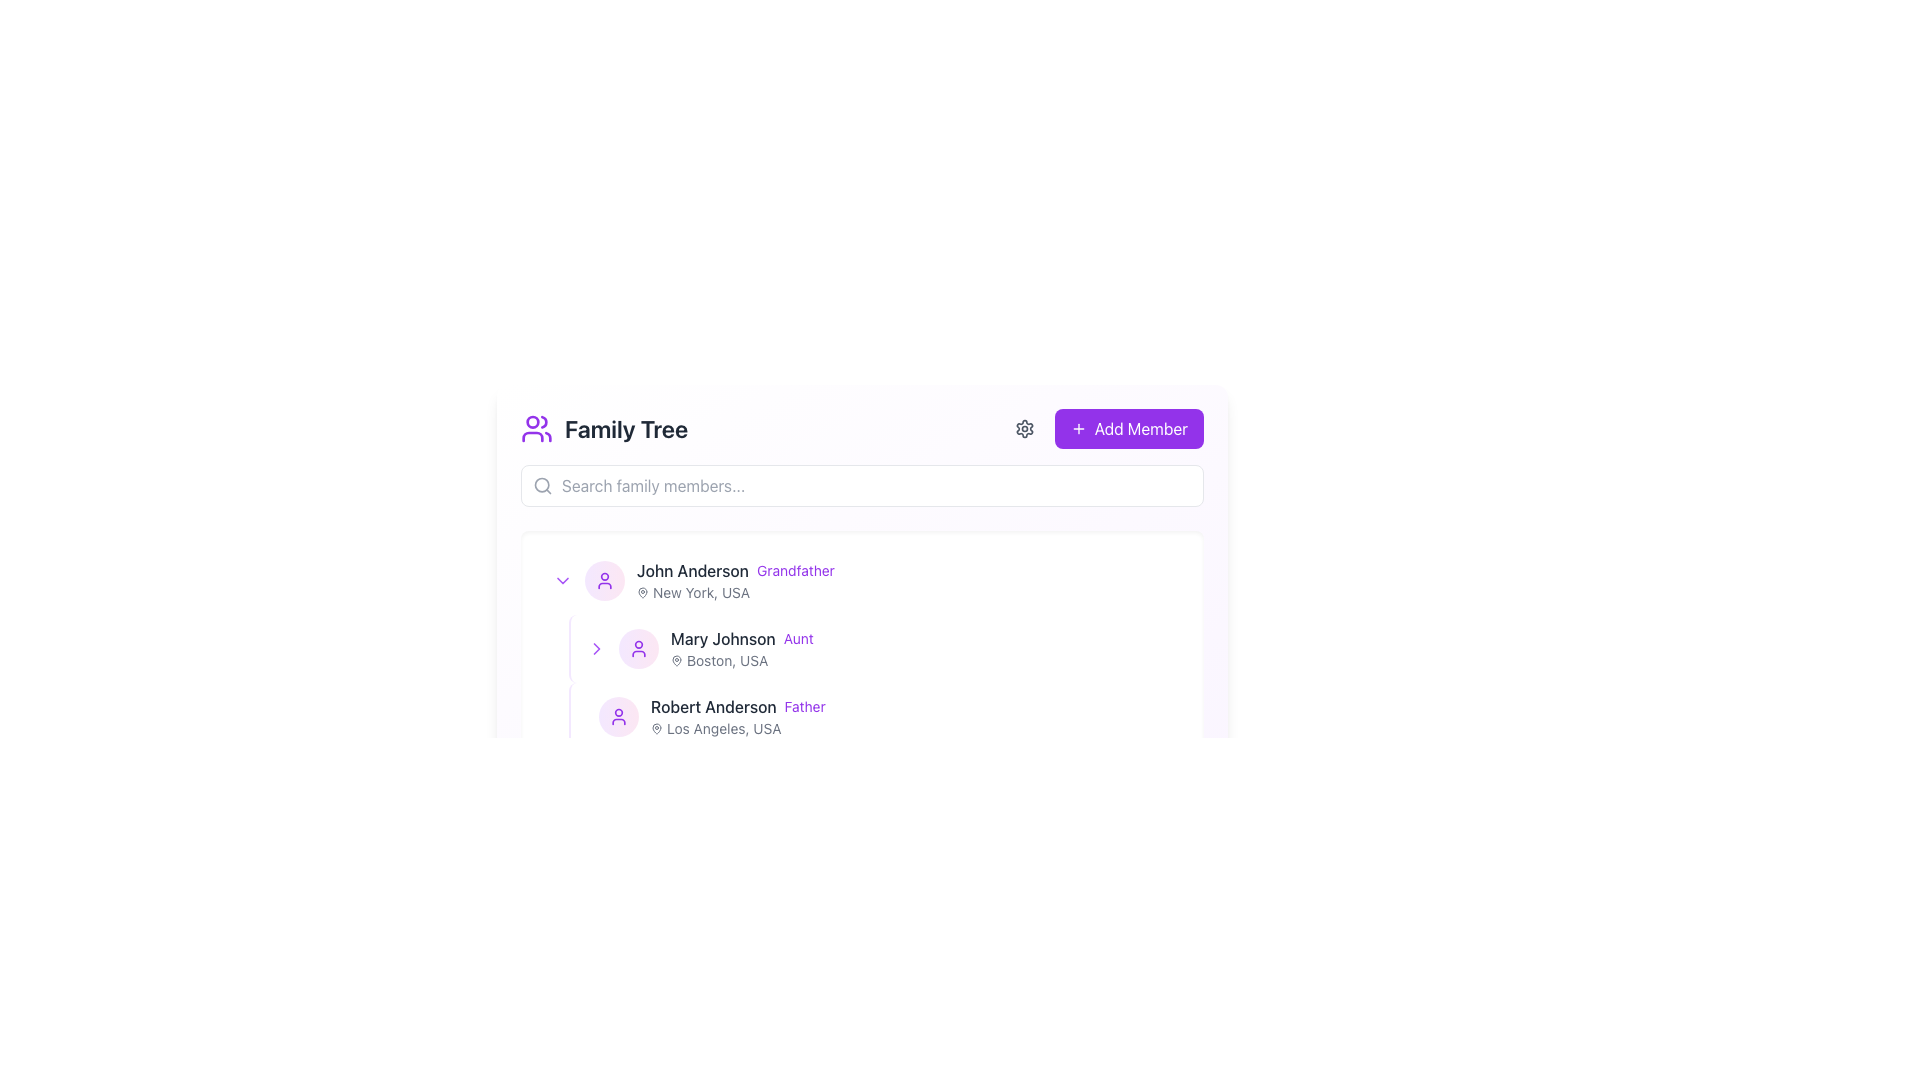 The image size is (1920, 1080). Describe the element at coordinates (701, 592) in the screenshot. I see `the text label displaying 'New York, USA' which is located next to the map pin icon in the family tree structure for 'John Anderson'` at that location.